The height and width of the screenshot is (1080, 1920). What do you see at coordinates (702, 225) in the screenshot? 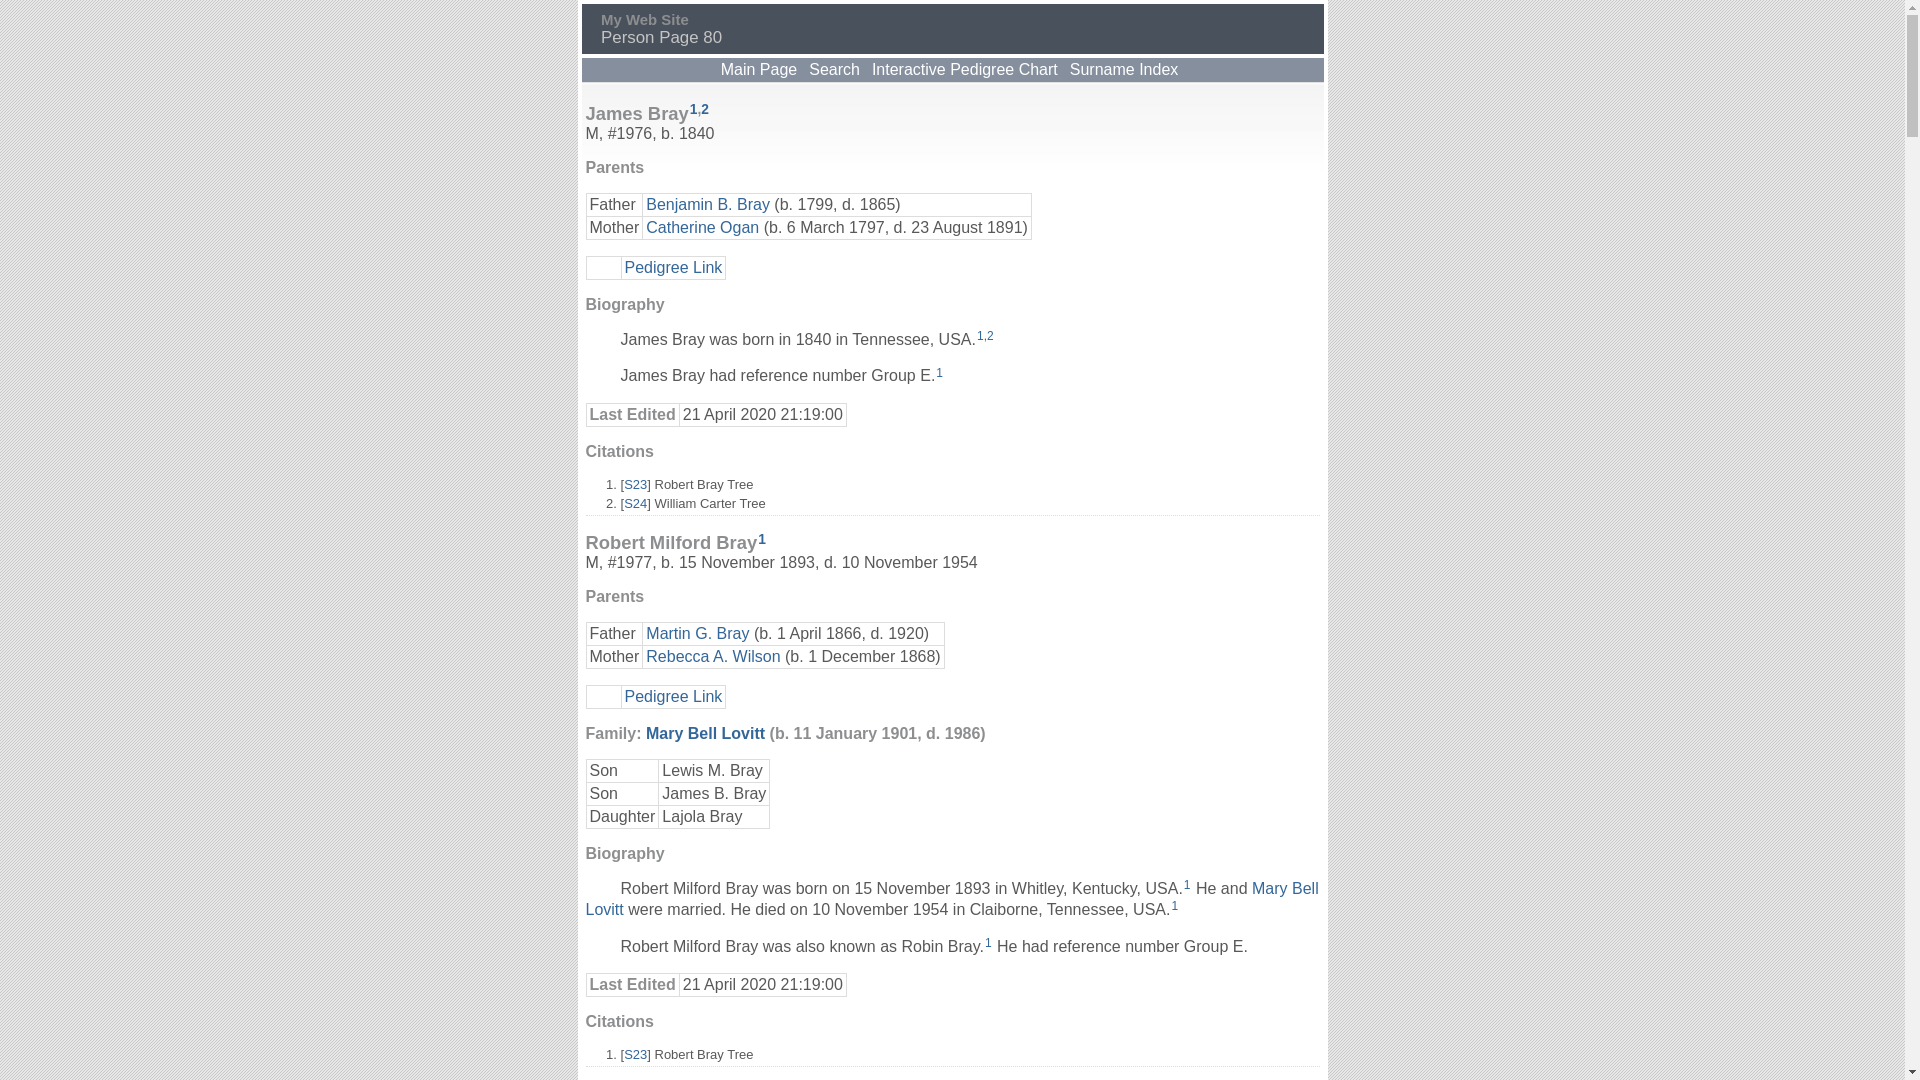
I see `'Catherine Ogan'` at bounding box center [702, 225].